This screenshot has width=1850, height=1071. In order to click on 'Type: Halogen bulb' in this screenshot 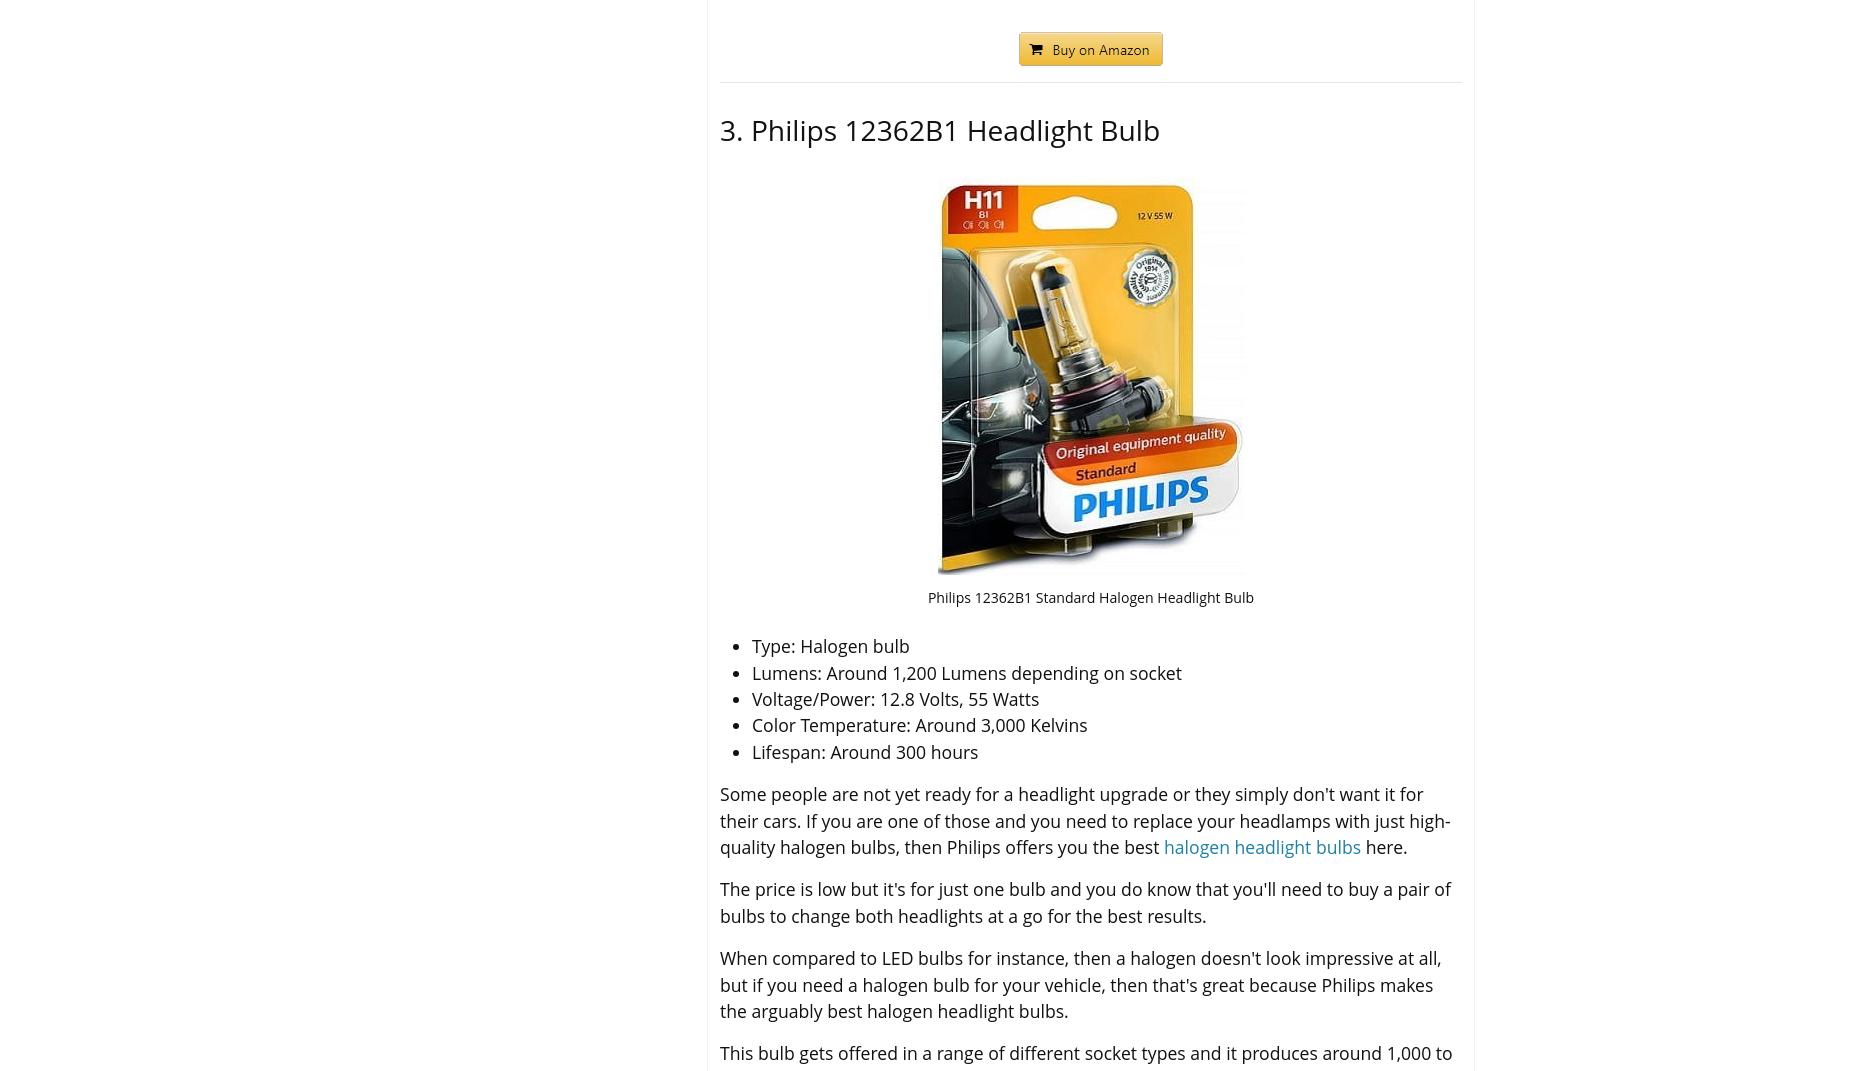, I will do `click(752, 645)`.